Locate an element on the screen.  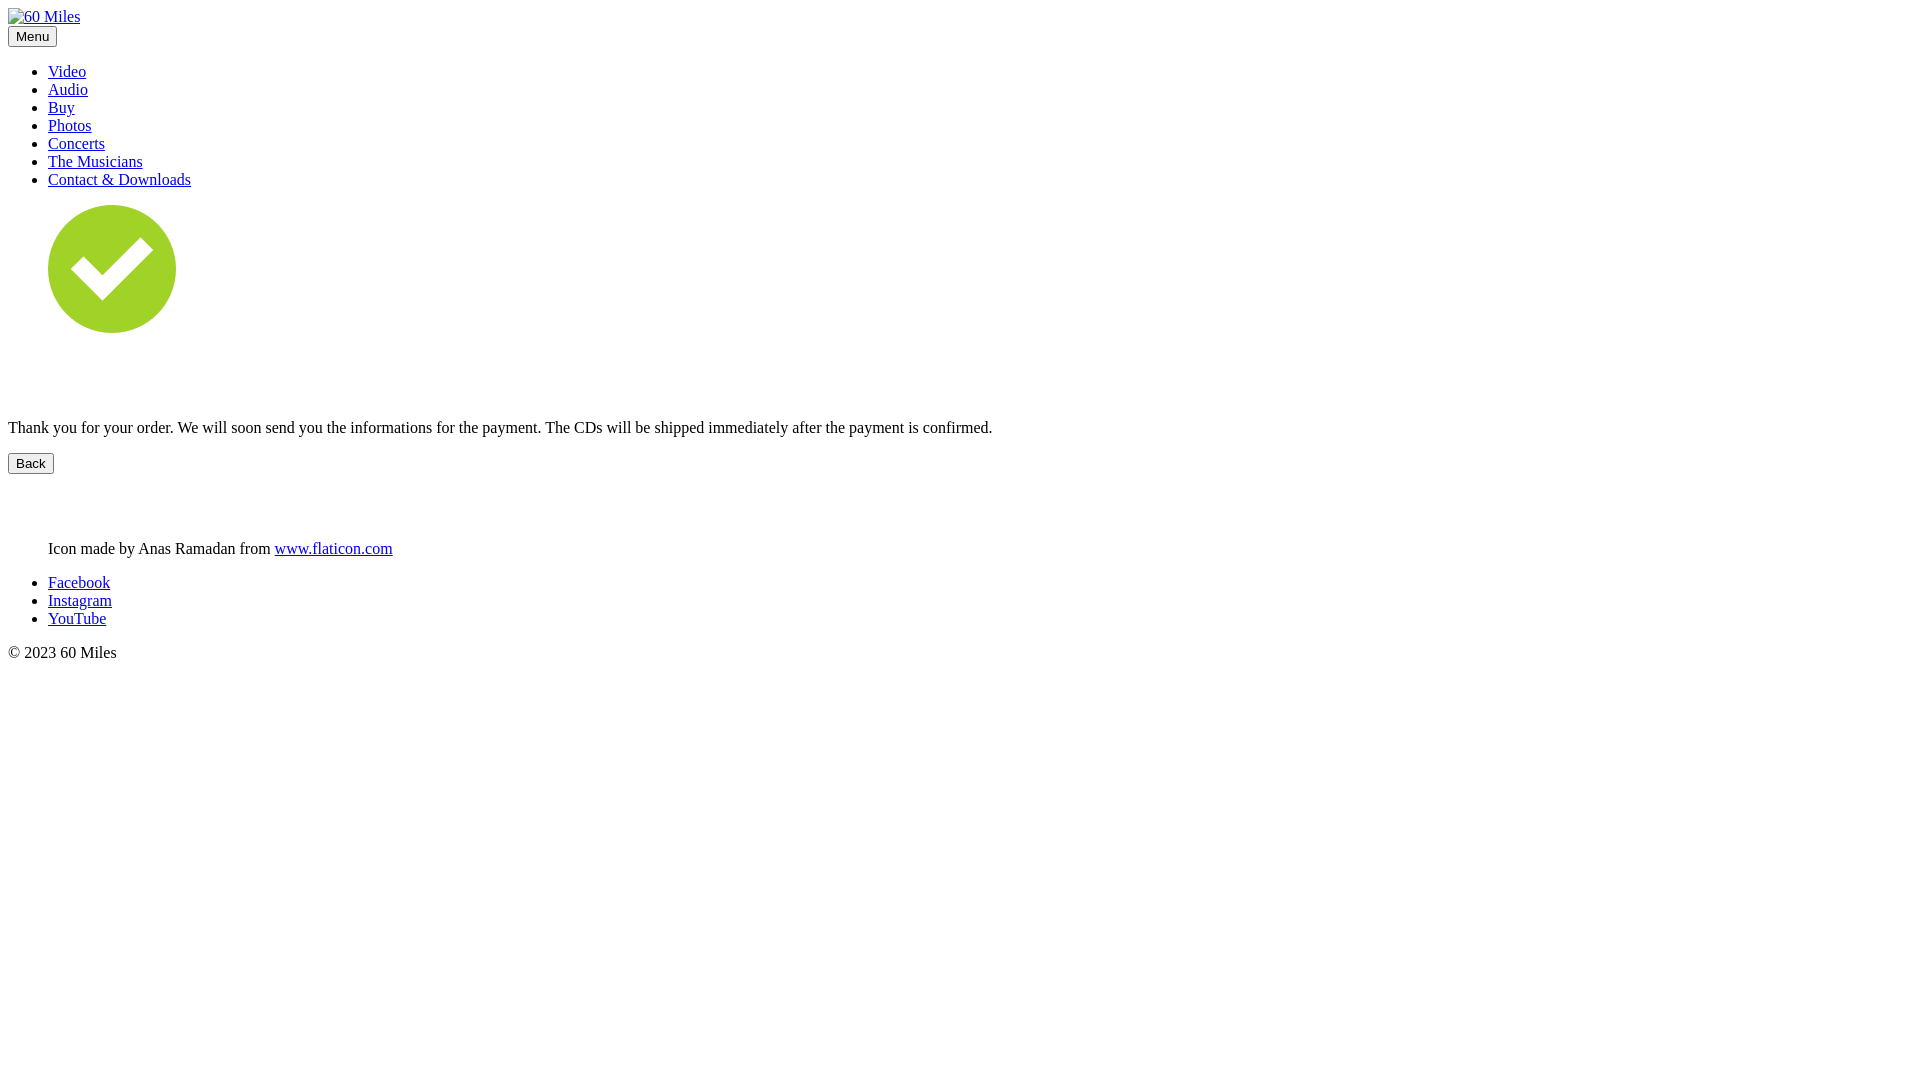
'YouTube' is located at coordinates (76, 617).